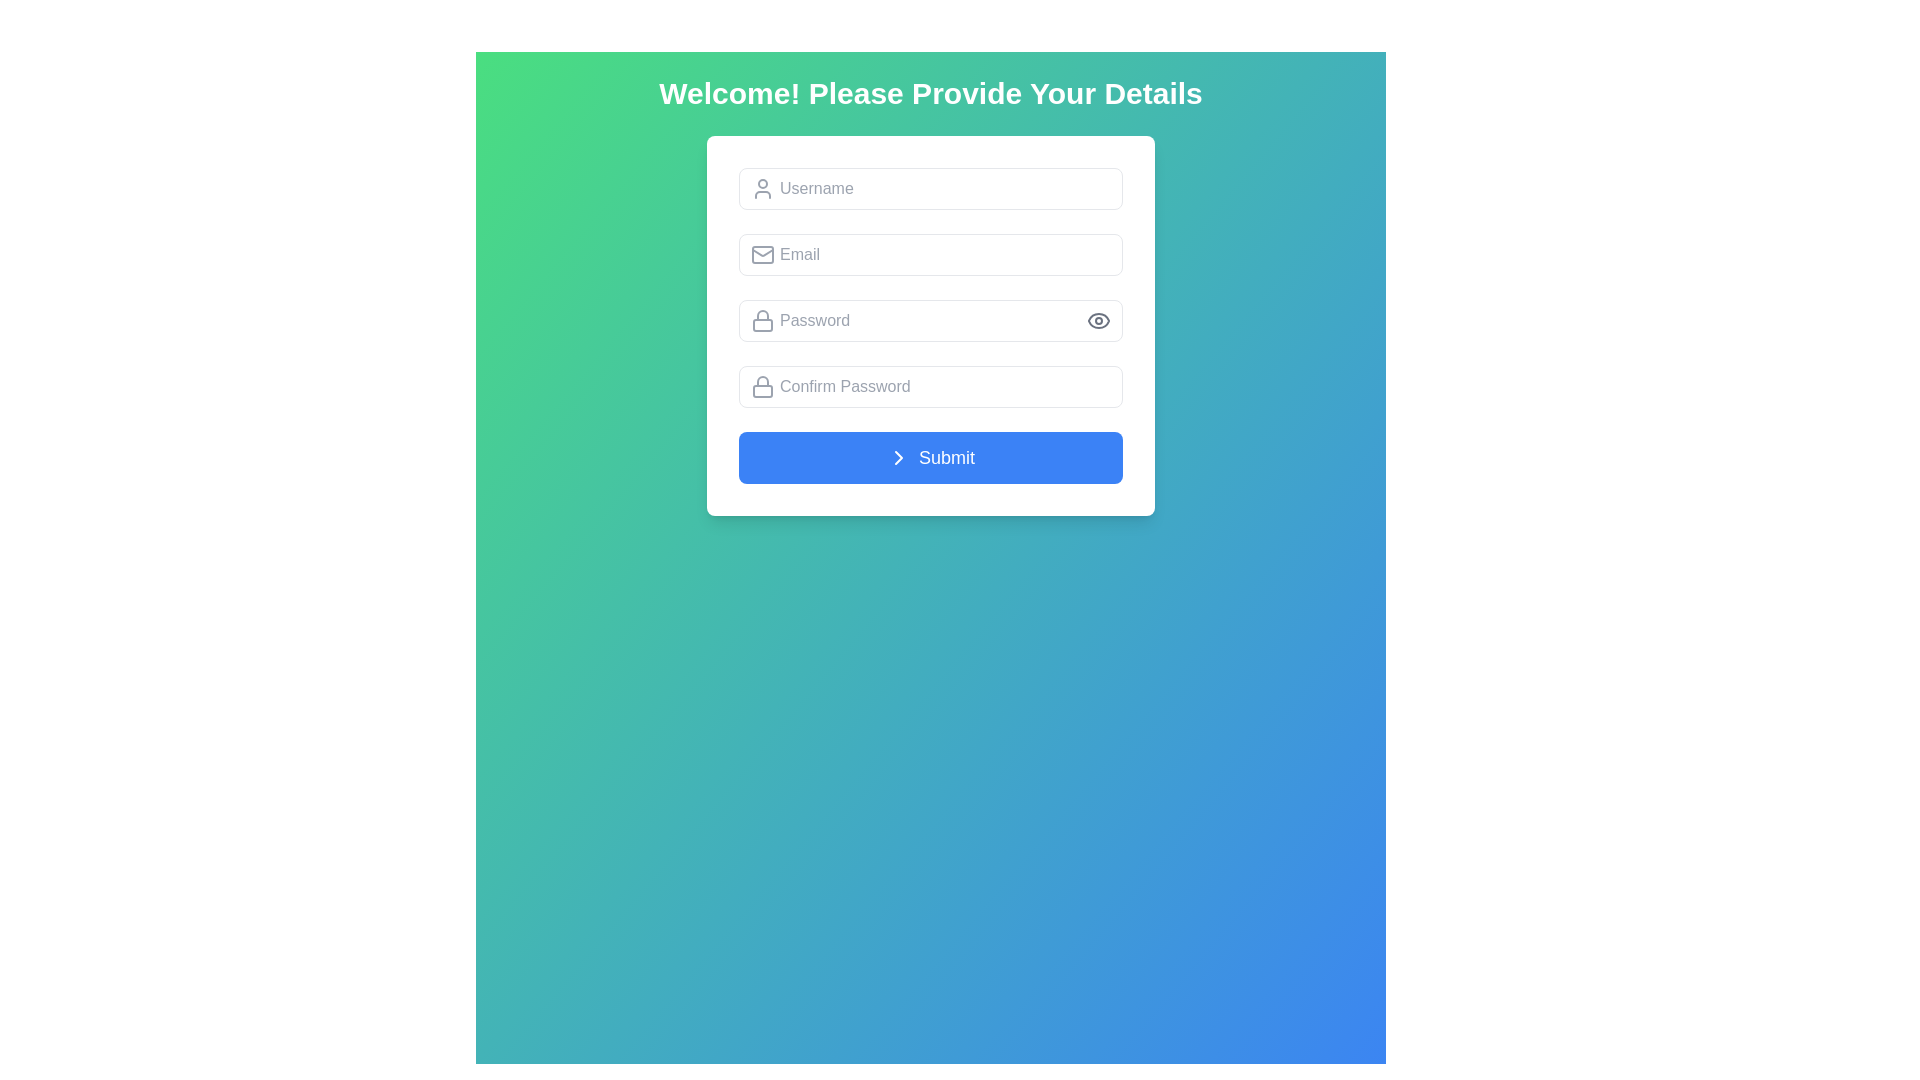 Image resolution: width=1920 pixels, height=1080 pixels. Describe the element at coordinates (762, 189) in the screenshot. I see `the decorative user profile SVG icon located at the leftmost position within the 'Username' input field in the user details form` at that location.